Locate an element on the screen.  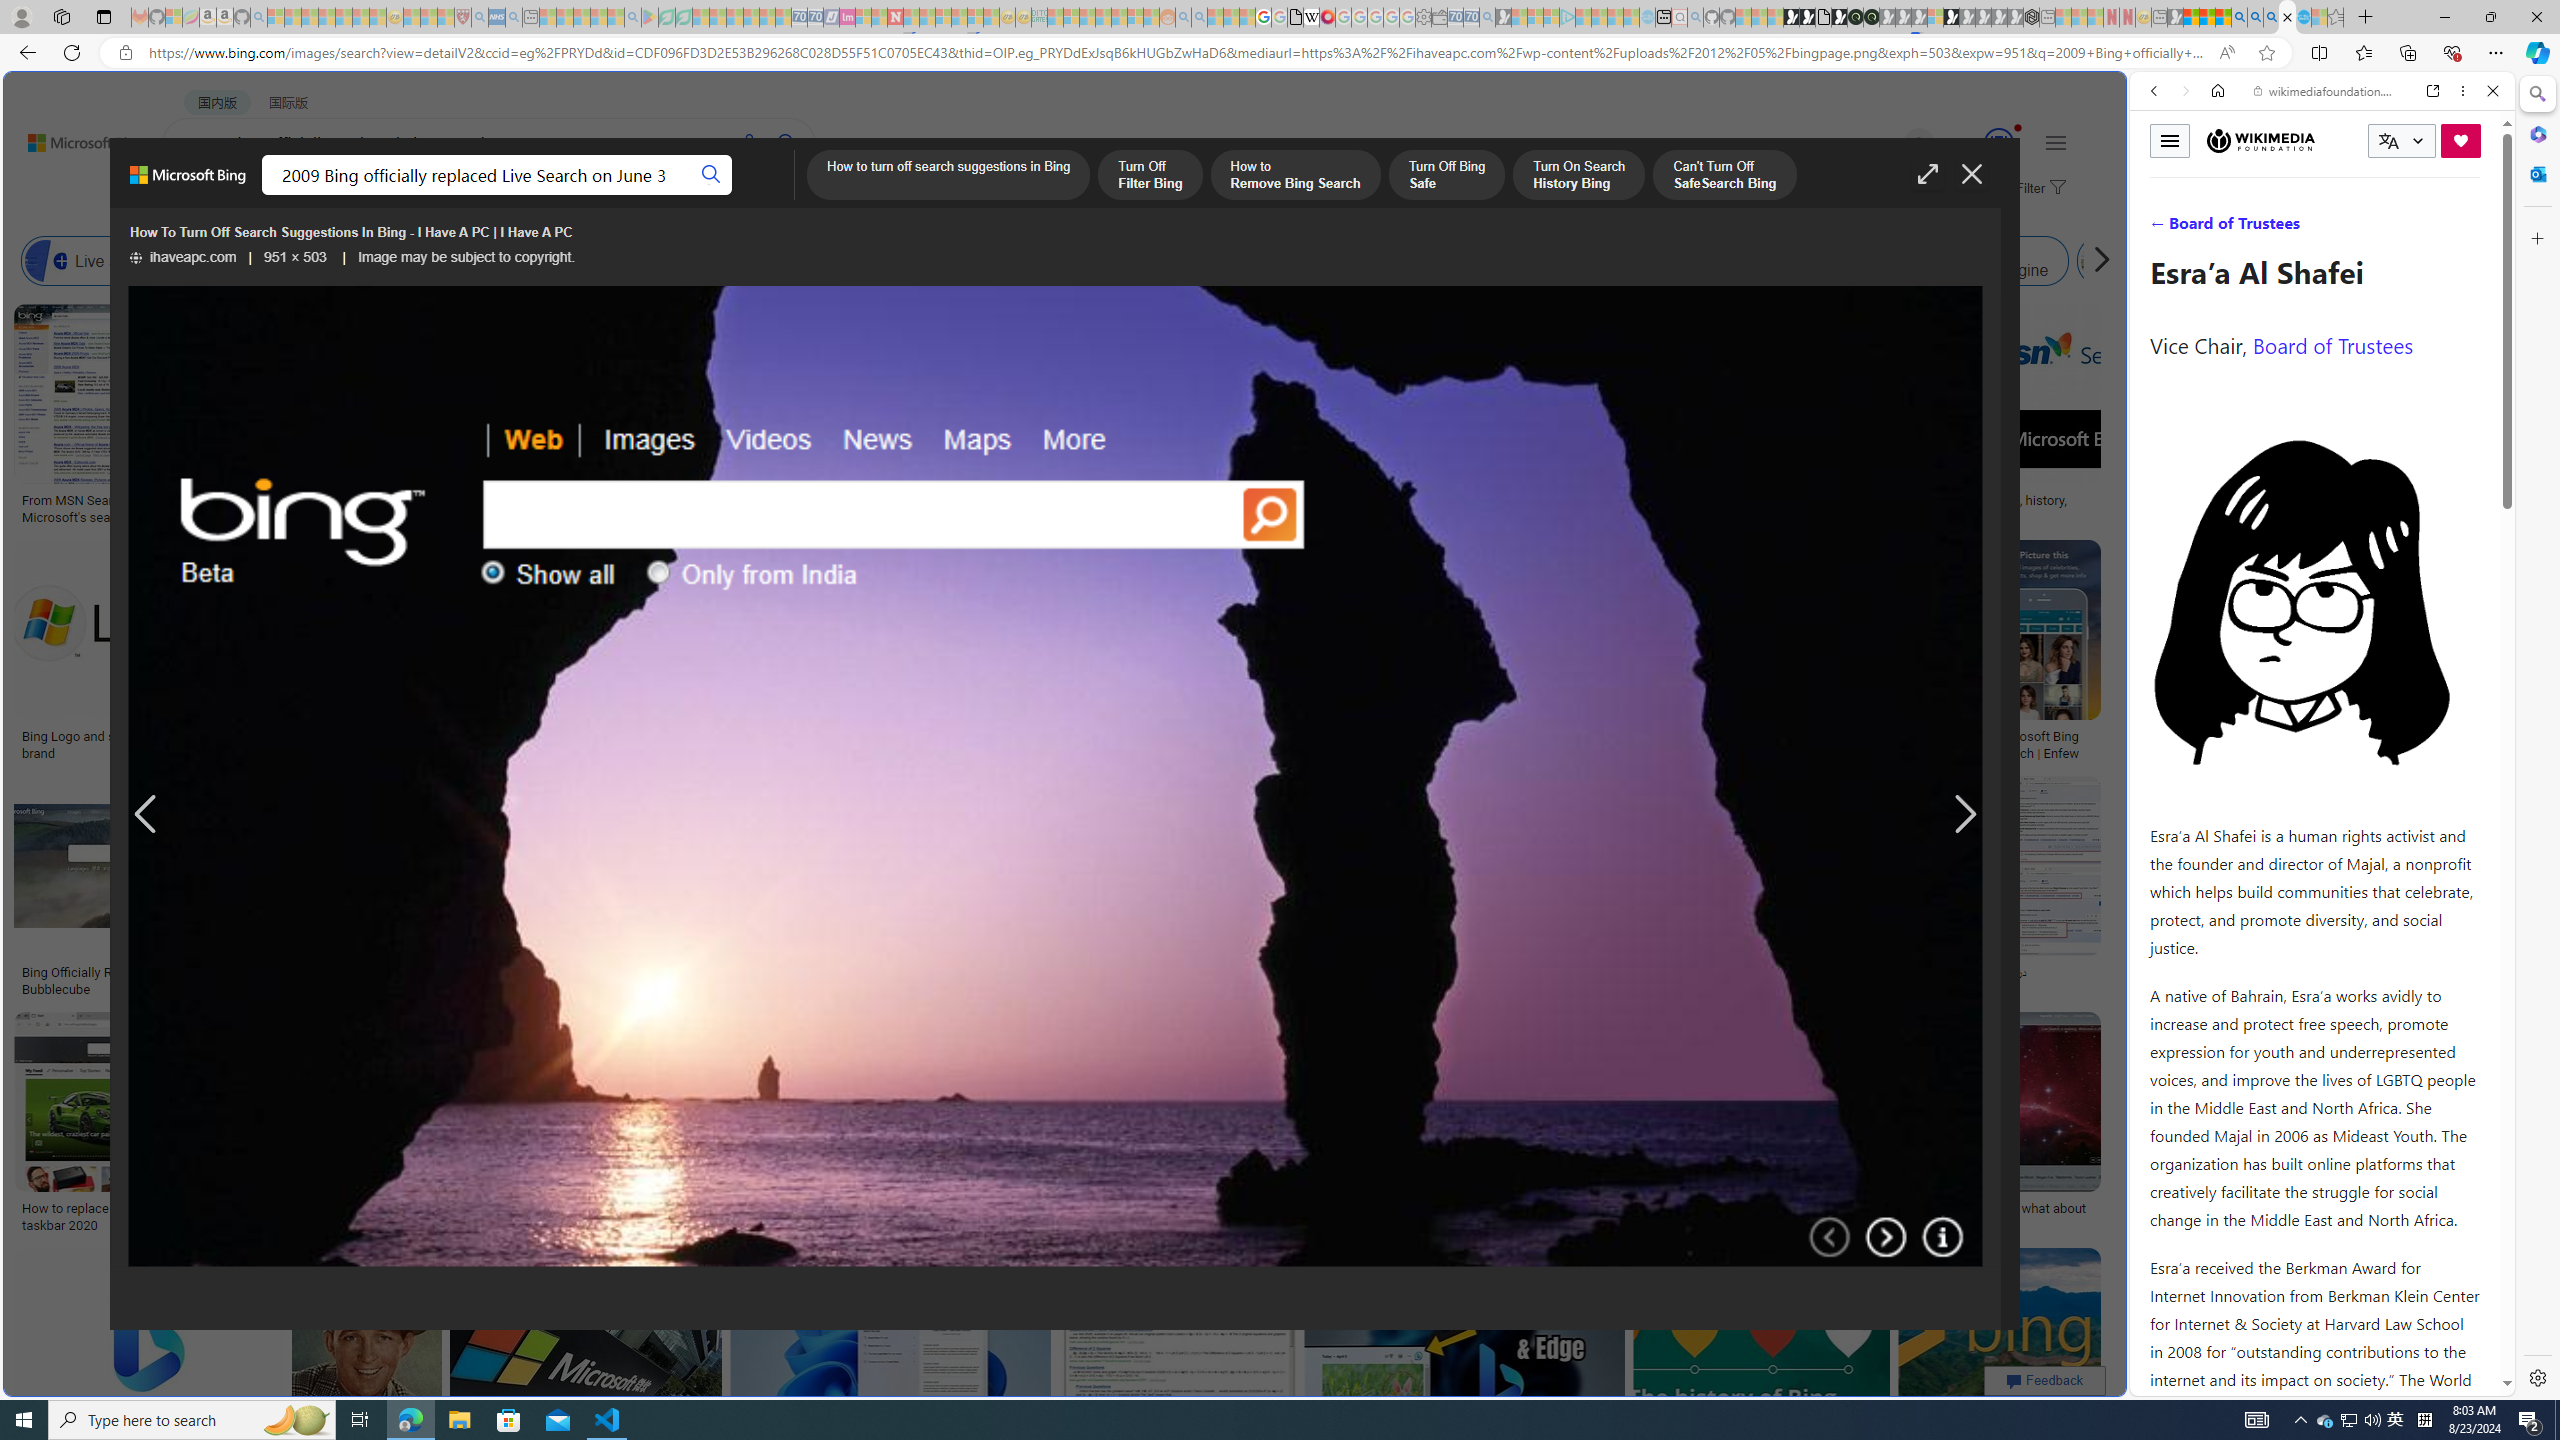
'CURRENT LANGUAGE:' is located at coordinates (2401, 141).